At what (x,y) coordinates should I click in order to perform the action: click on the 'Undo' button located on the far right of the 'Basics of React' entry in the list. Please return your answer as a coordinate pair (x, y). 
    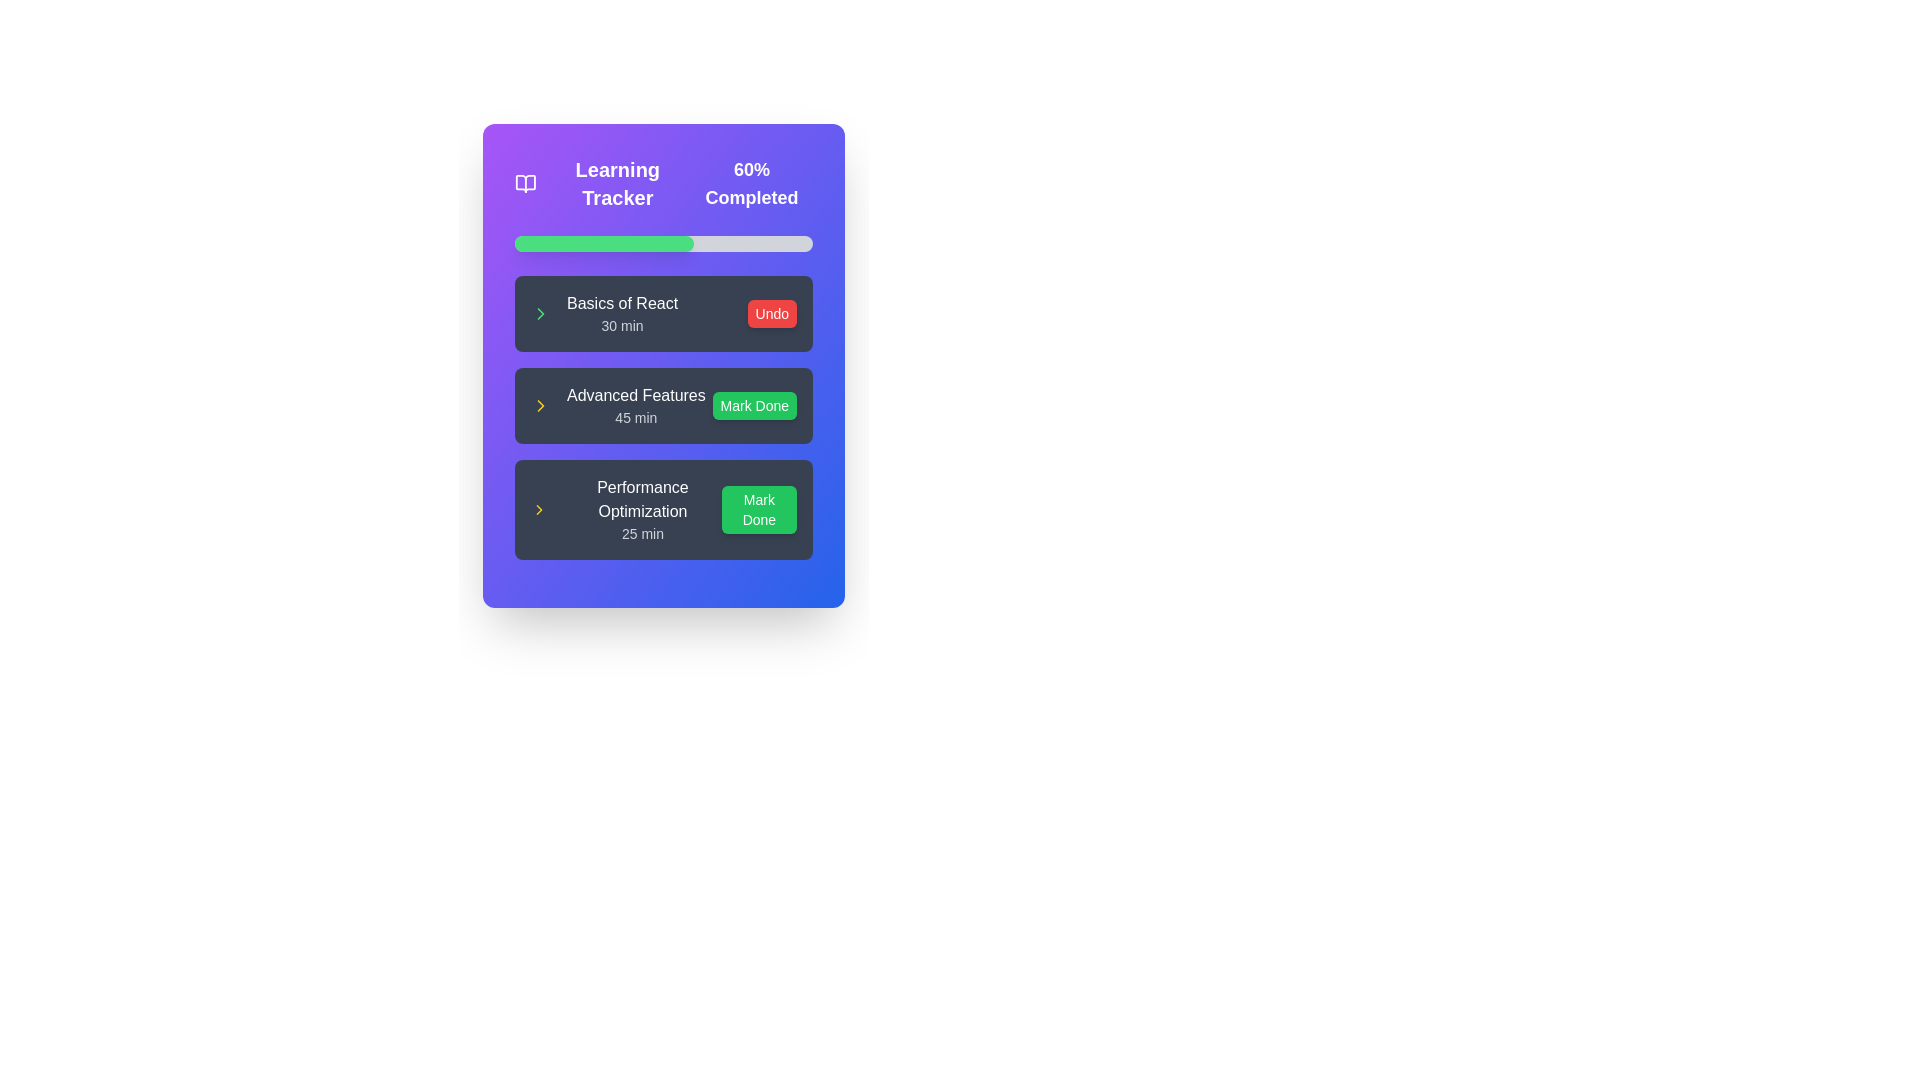
    Looking at the image, I should click on (771, 313).